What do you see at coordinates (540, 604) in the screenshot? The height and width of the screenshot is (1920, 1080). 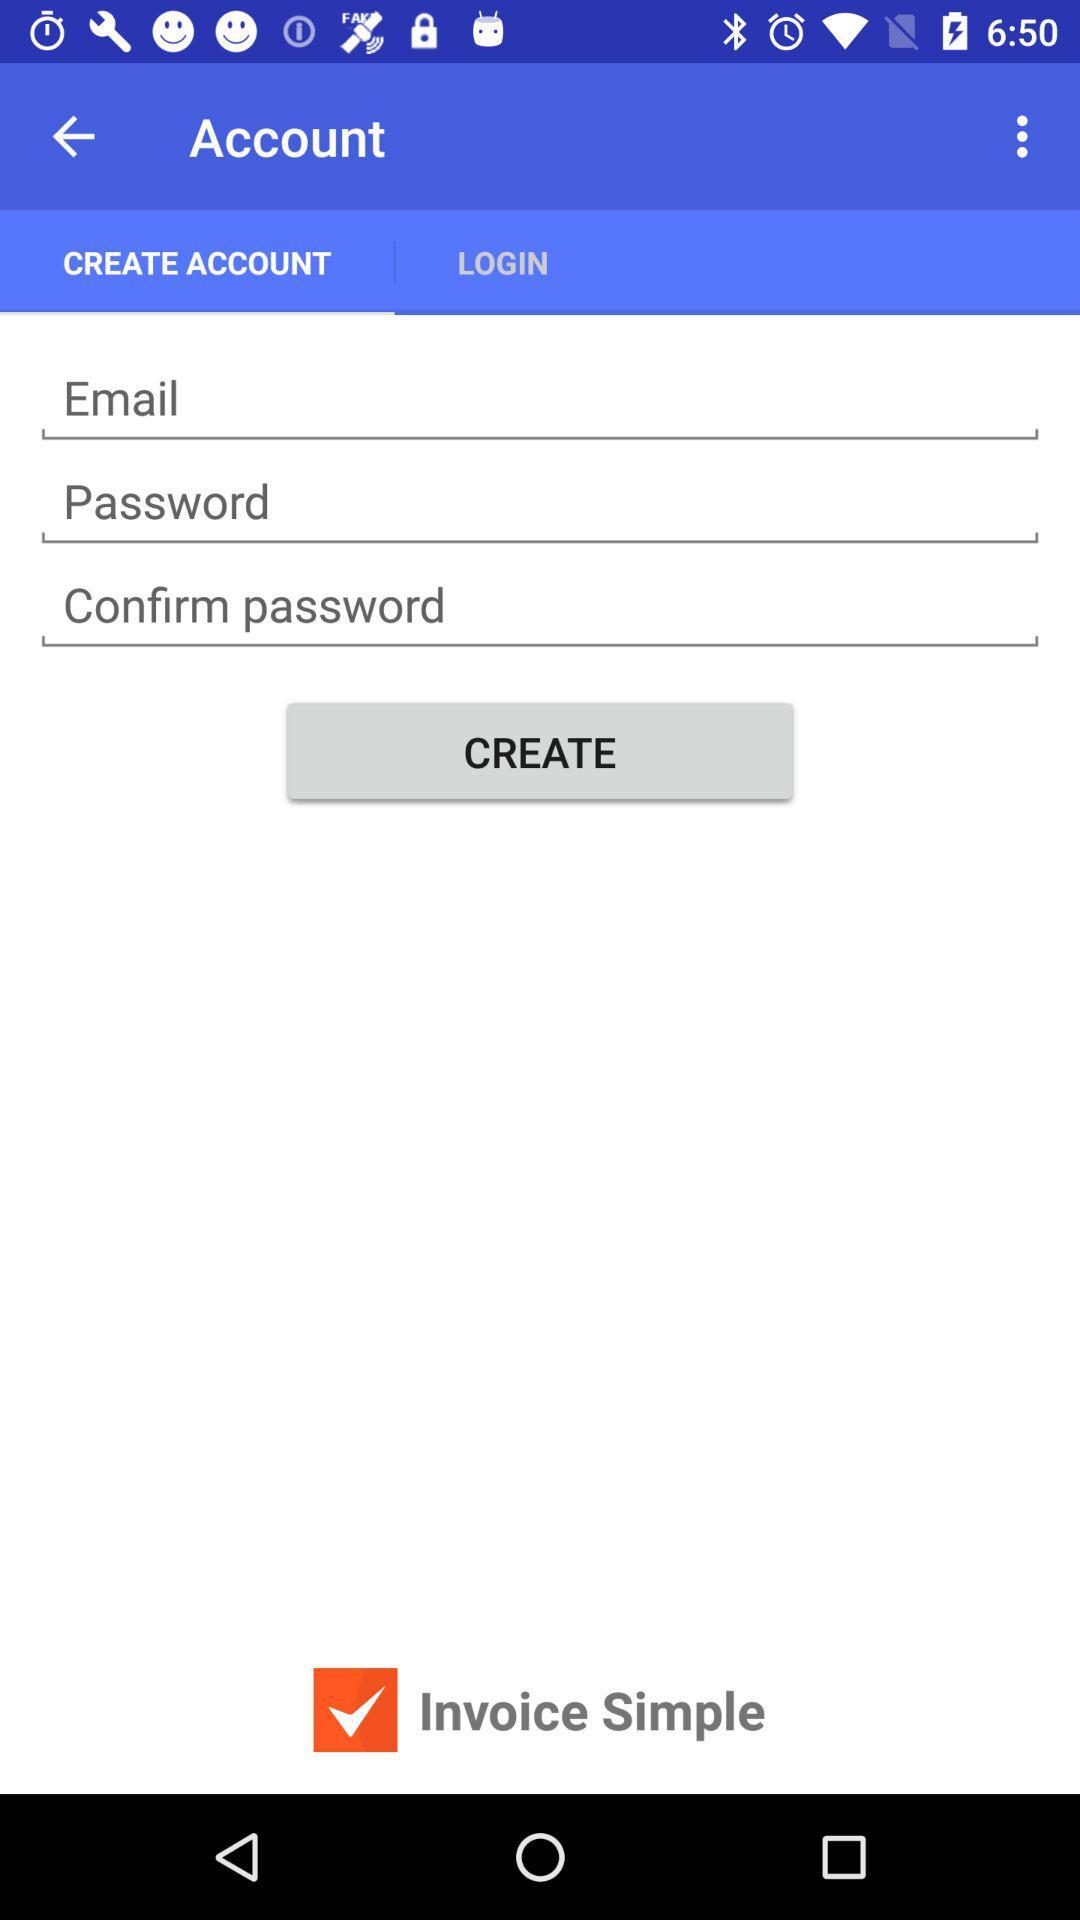 I see `confirm password` at bounding box center [540, 604].